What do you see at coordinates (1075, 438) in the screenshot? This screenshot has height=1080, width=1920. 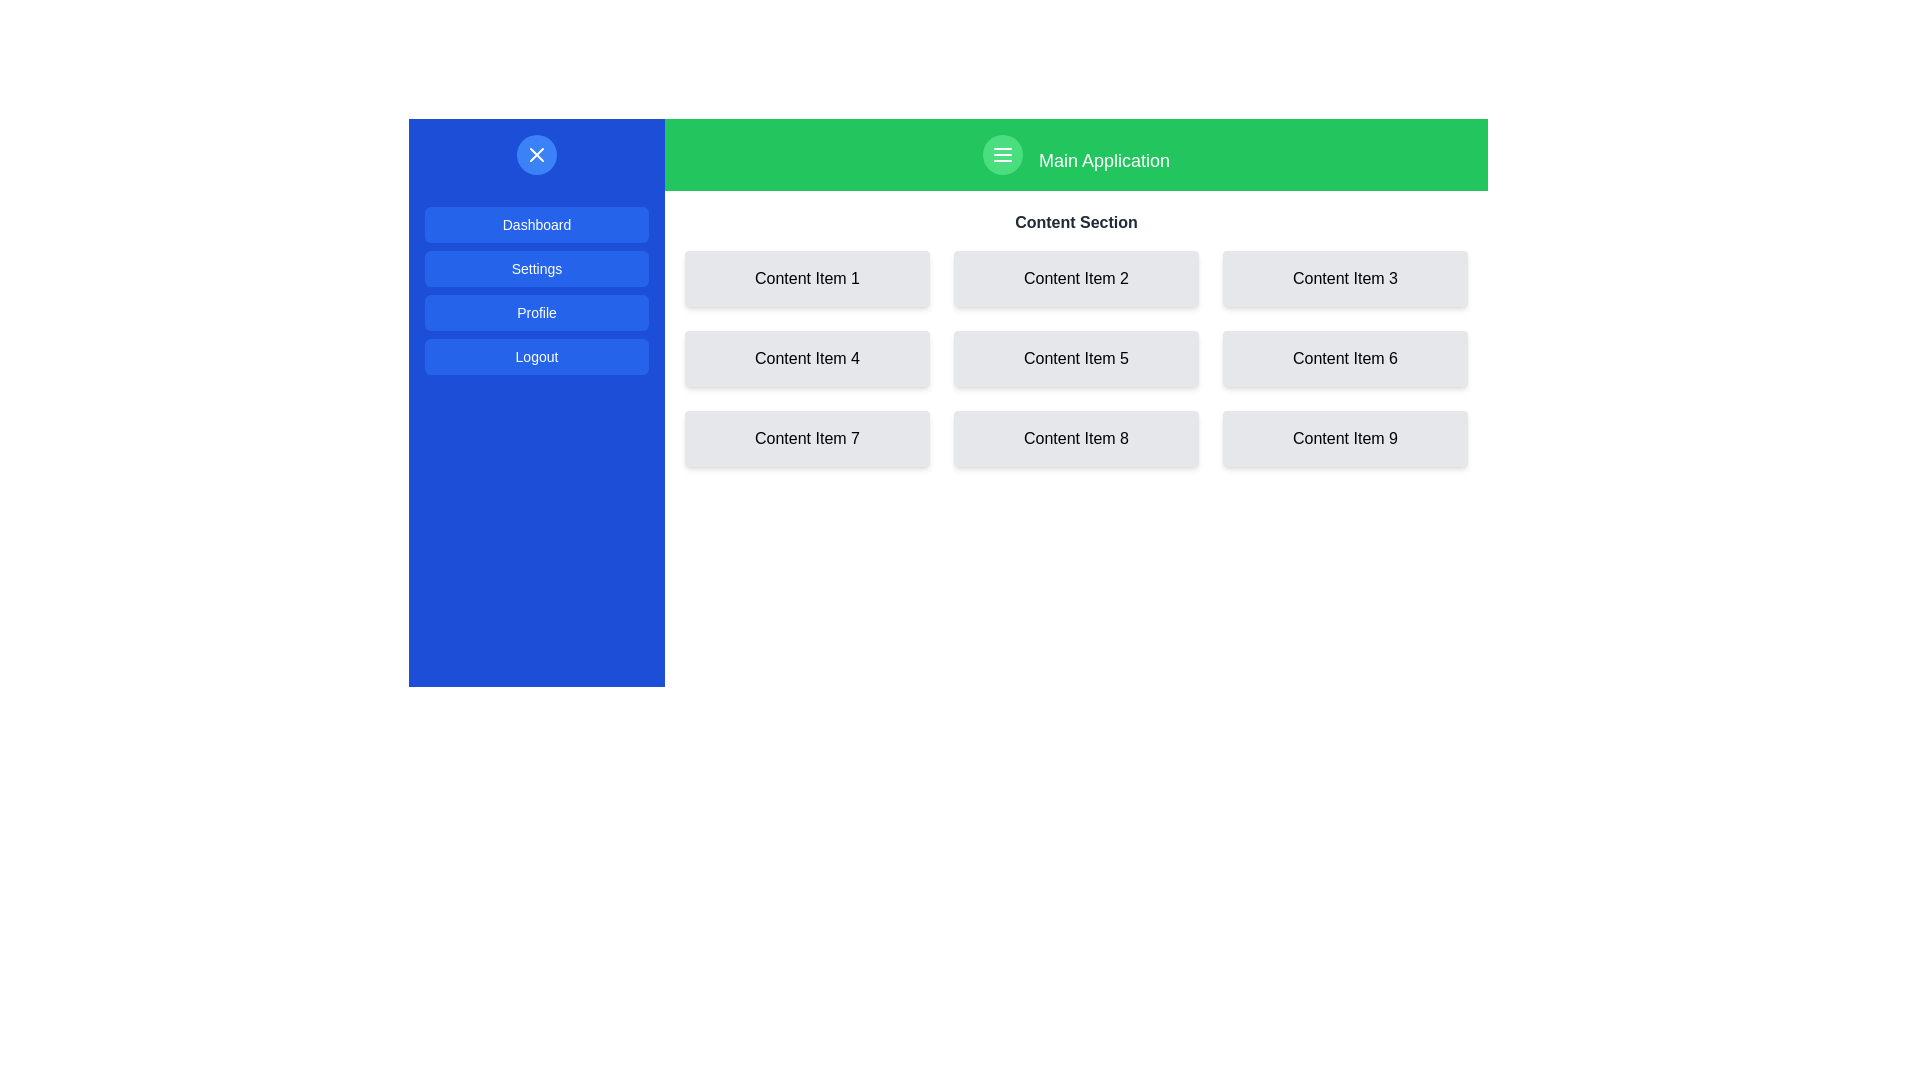 I see `the button labeled 'Content Item 8' which is located in the middle cell of the third row of a 3x3 grid layout` at bounding box center [1075, 438].